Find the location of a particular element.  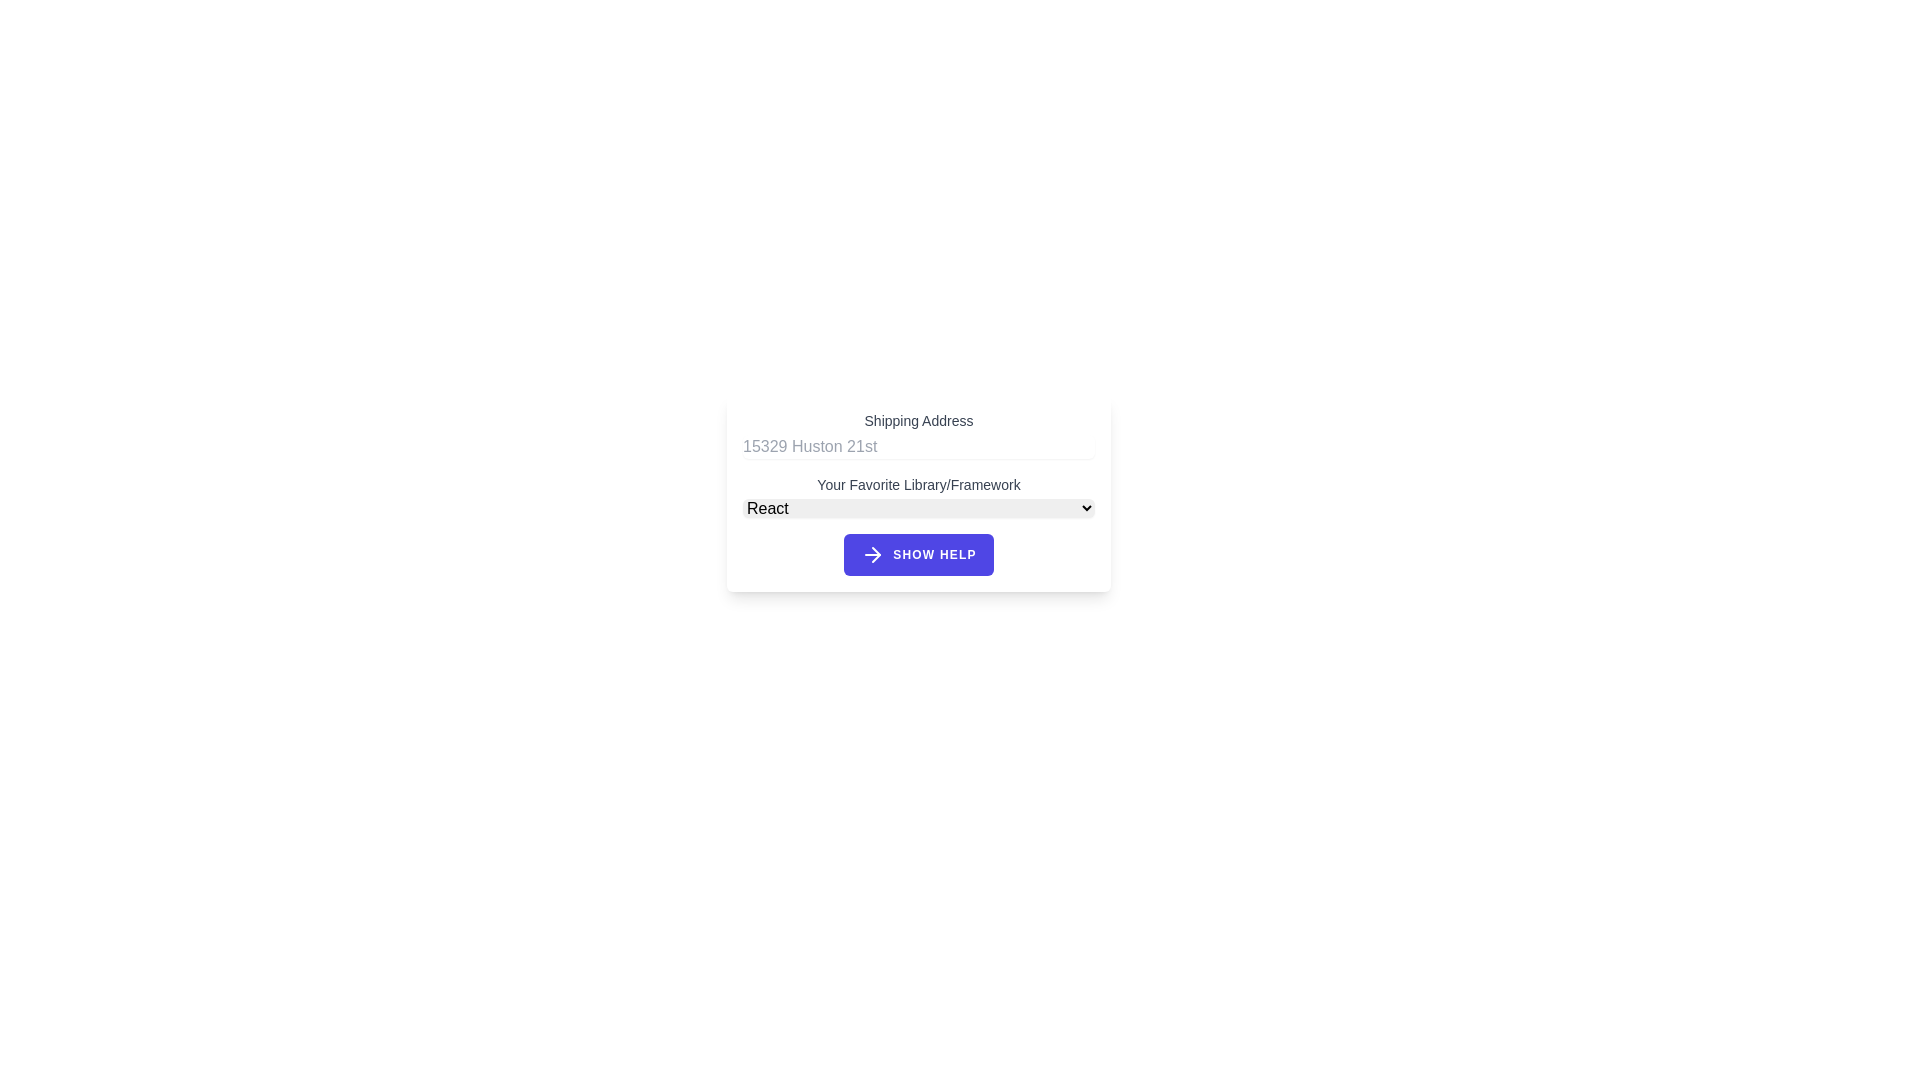

the 'Shipping Address' label which displays the text in medium font size and gray color, located above the input field for address is located at coordinates (917, 419).